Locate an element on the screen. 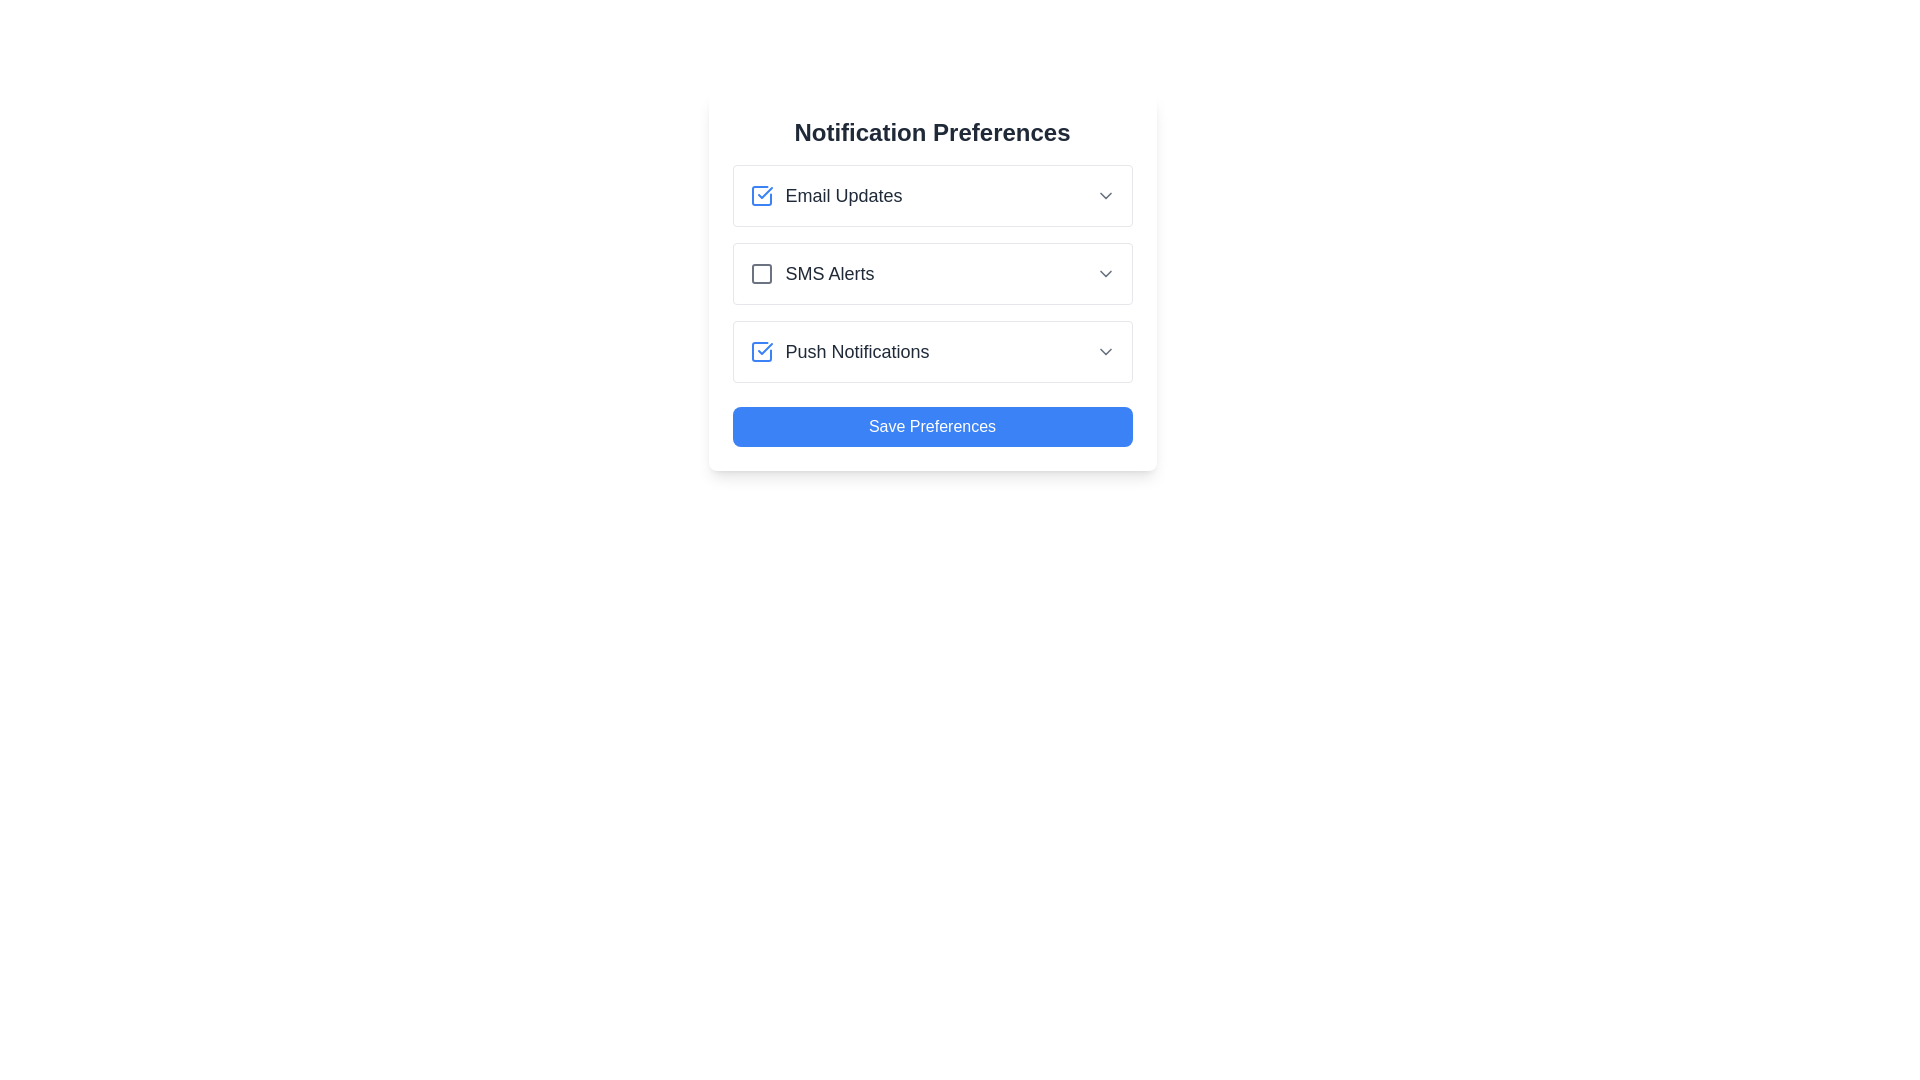  the 'Push Notifications' checkbox is located at coordinates (760, 350).